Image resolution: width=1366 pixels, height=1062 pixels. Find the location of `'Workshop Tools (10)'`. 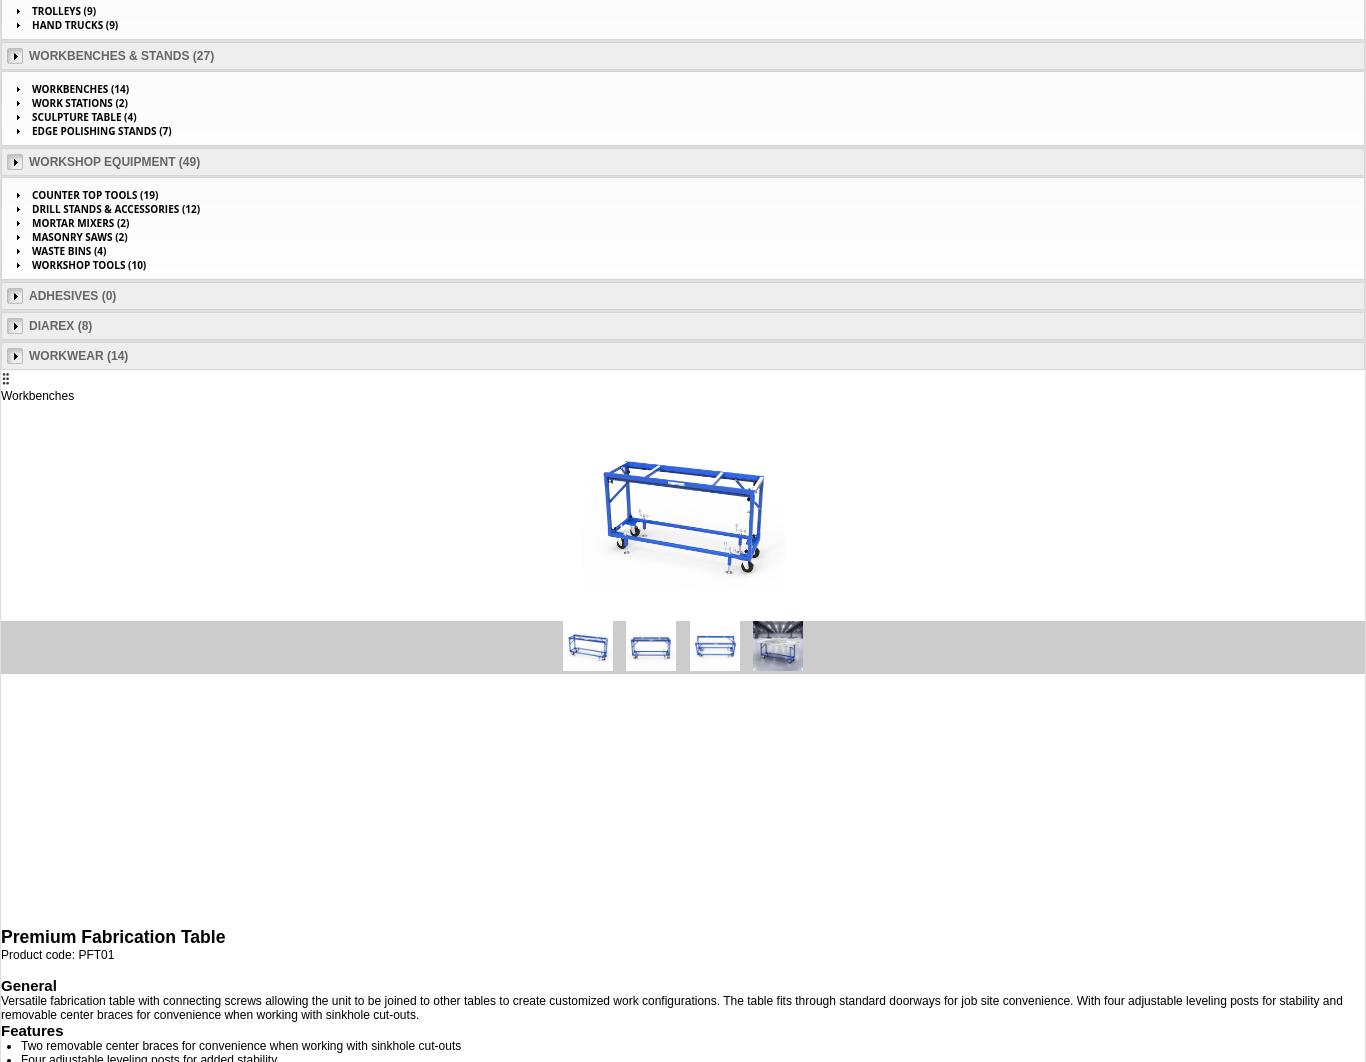

'Workshop Tools (10)' is located at coordinates (89, 264).